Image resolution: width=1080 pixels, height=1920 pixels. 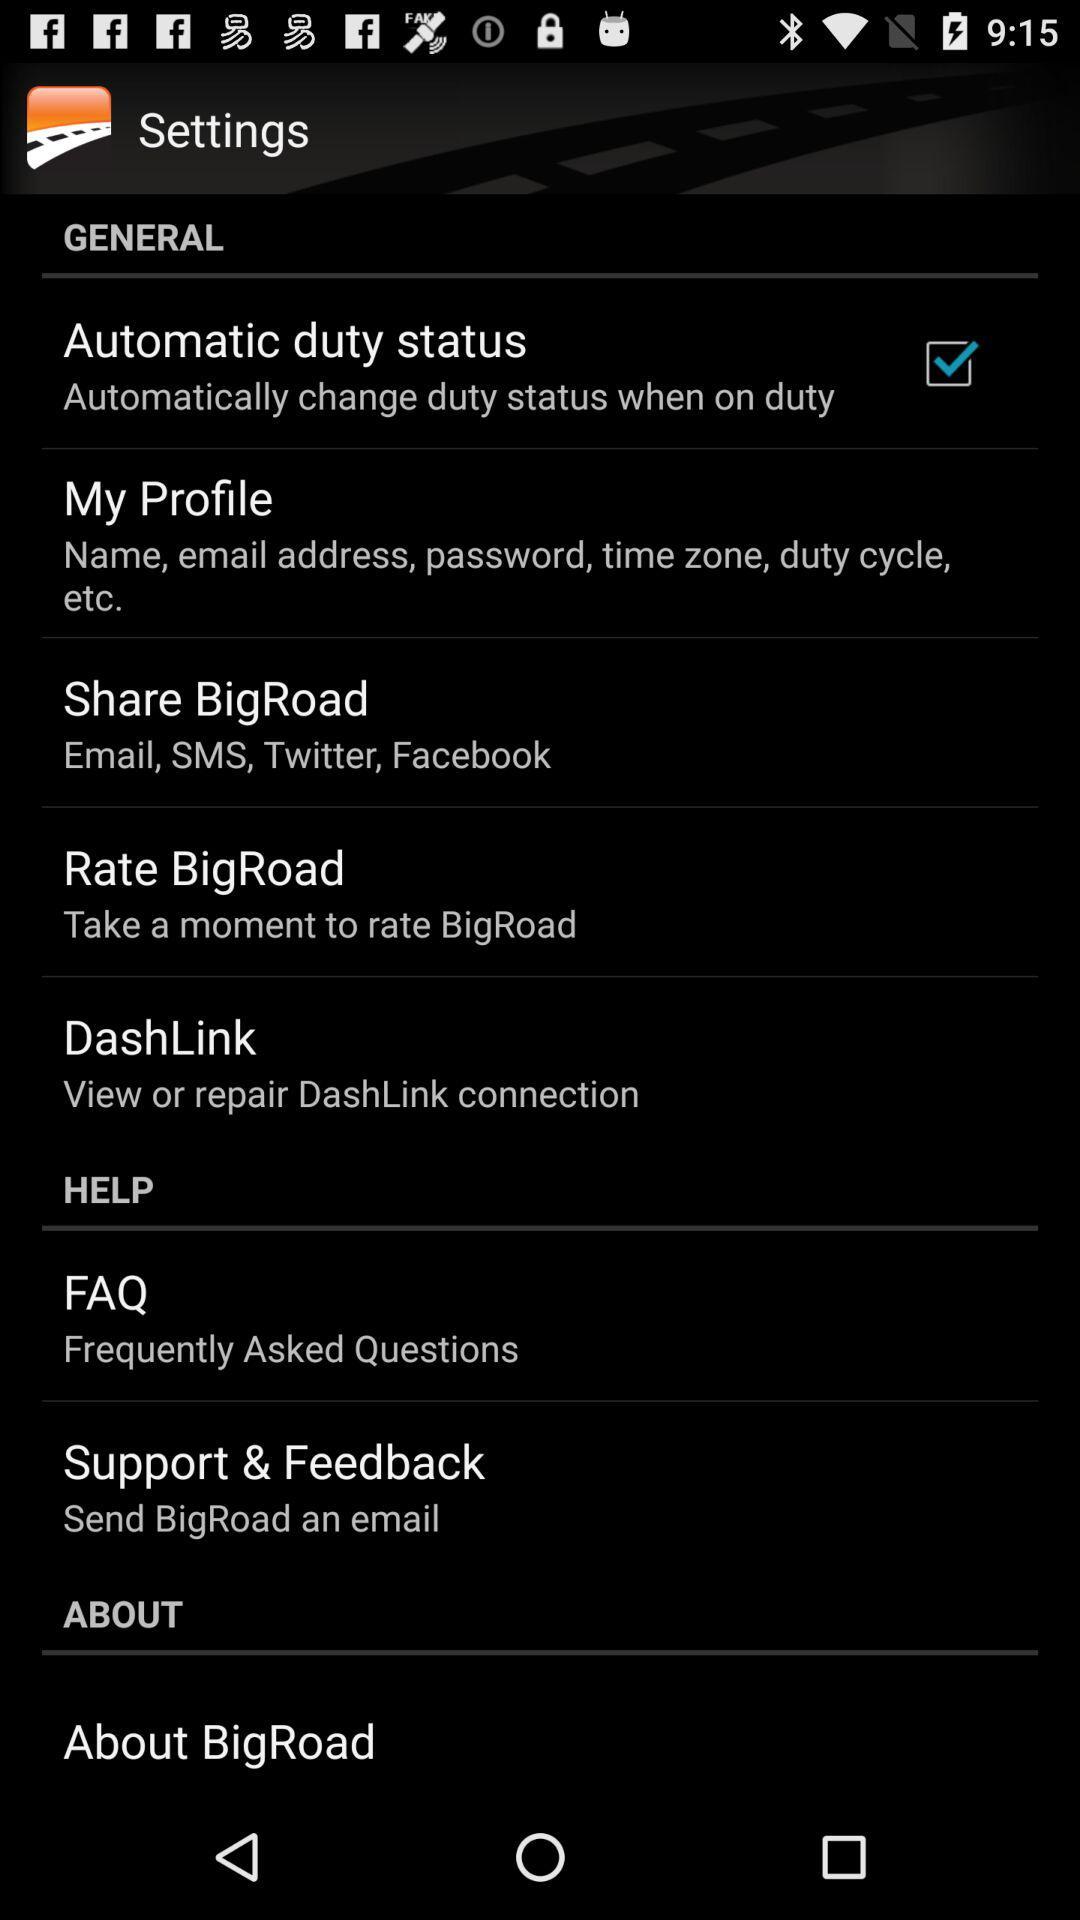 What do you see at coordinates (274, 1460) in the screenshot?
I see `app above the send bigroad an icon` at bounding box center [274, 1460].